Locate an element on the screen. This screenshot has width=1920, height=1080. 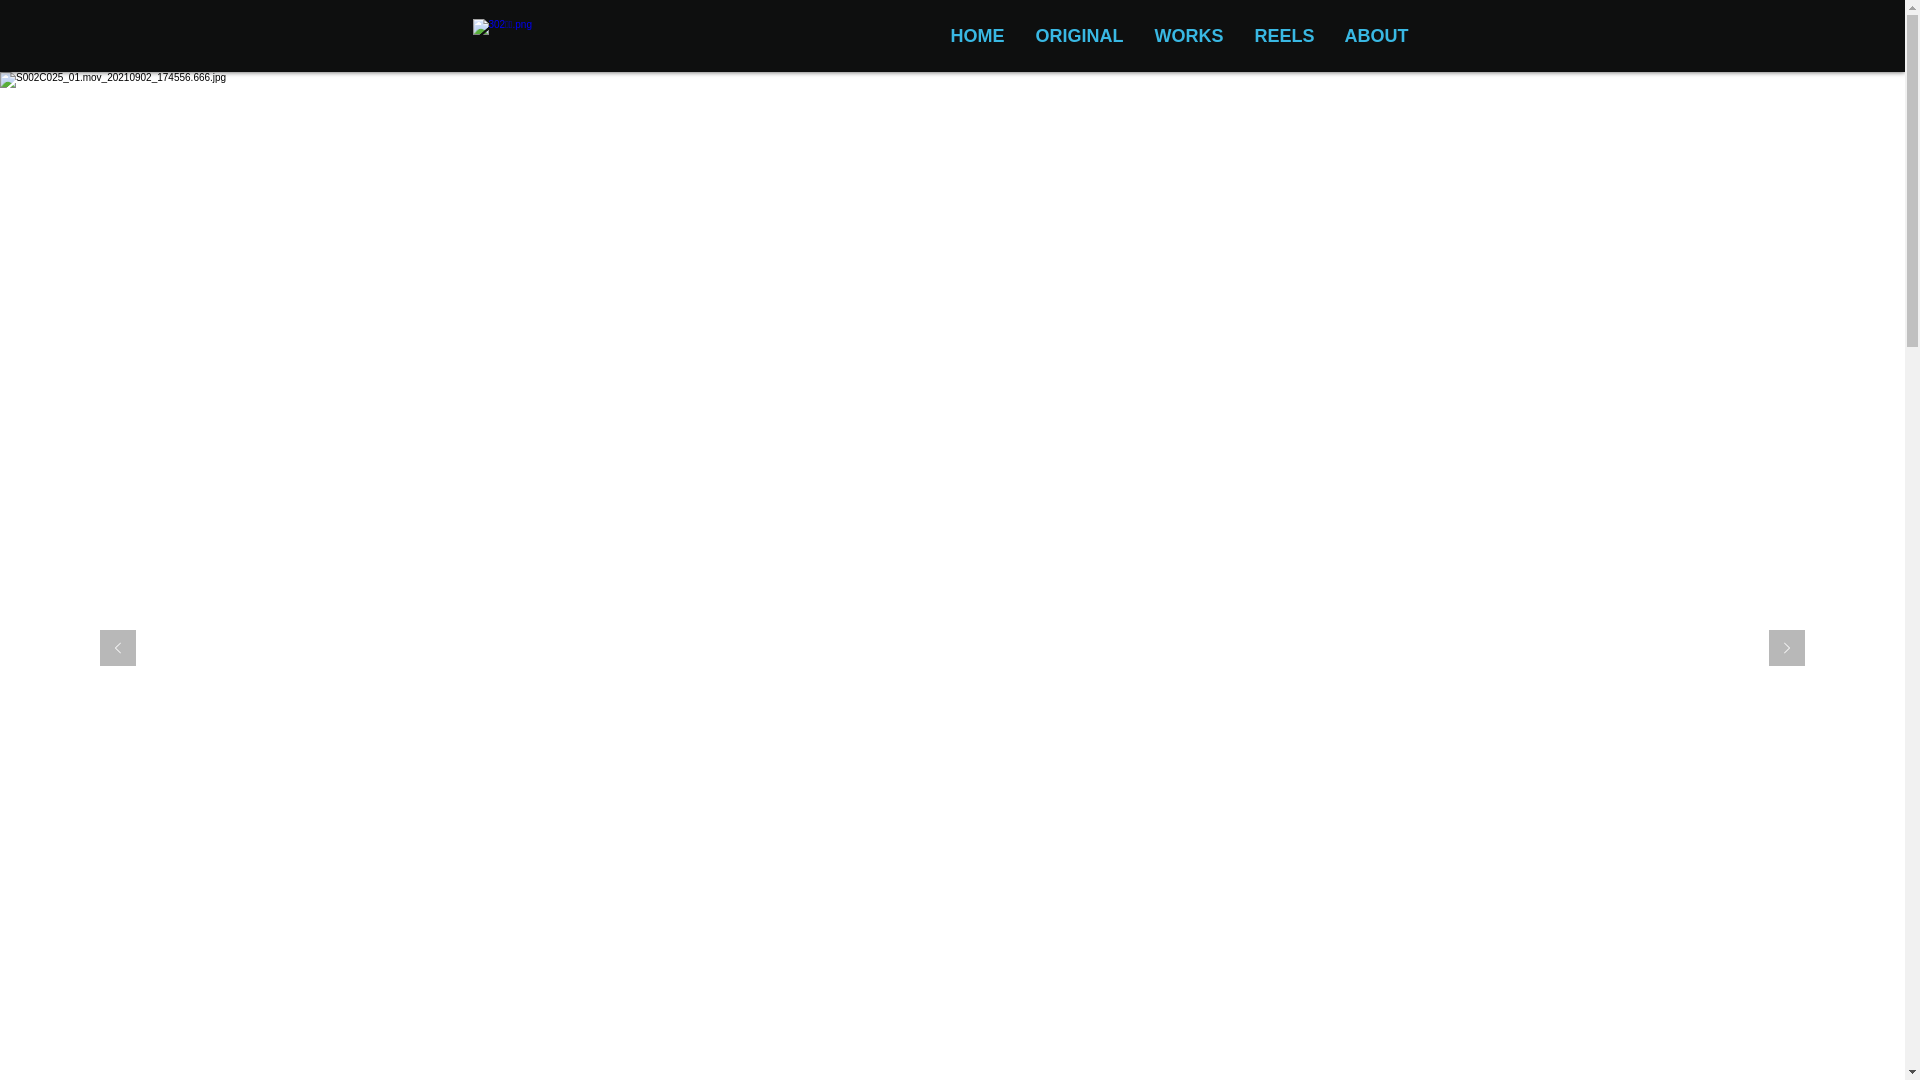
'REELS' is located at coordinates (1283, 36).